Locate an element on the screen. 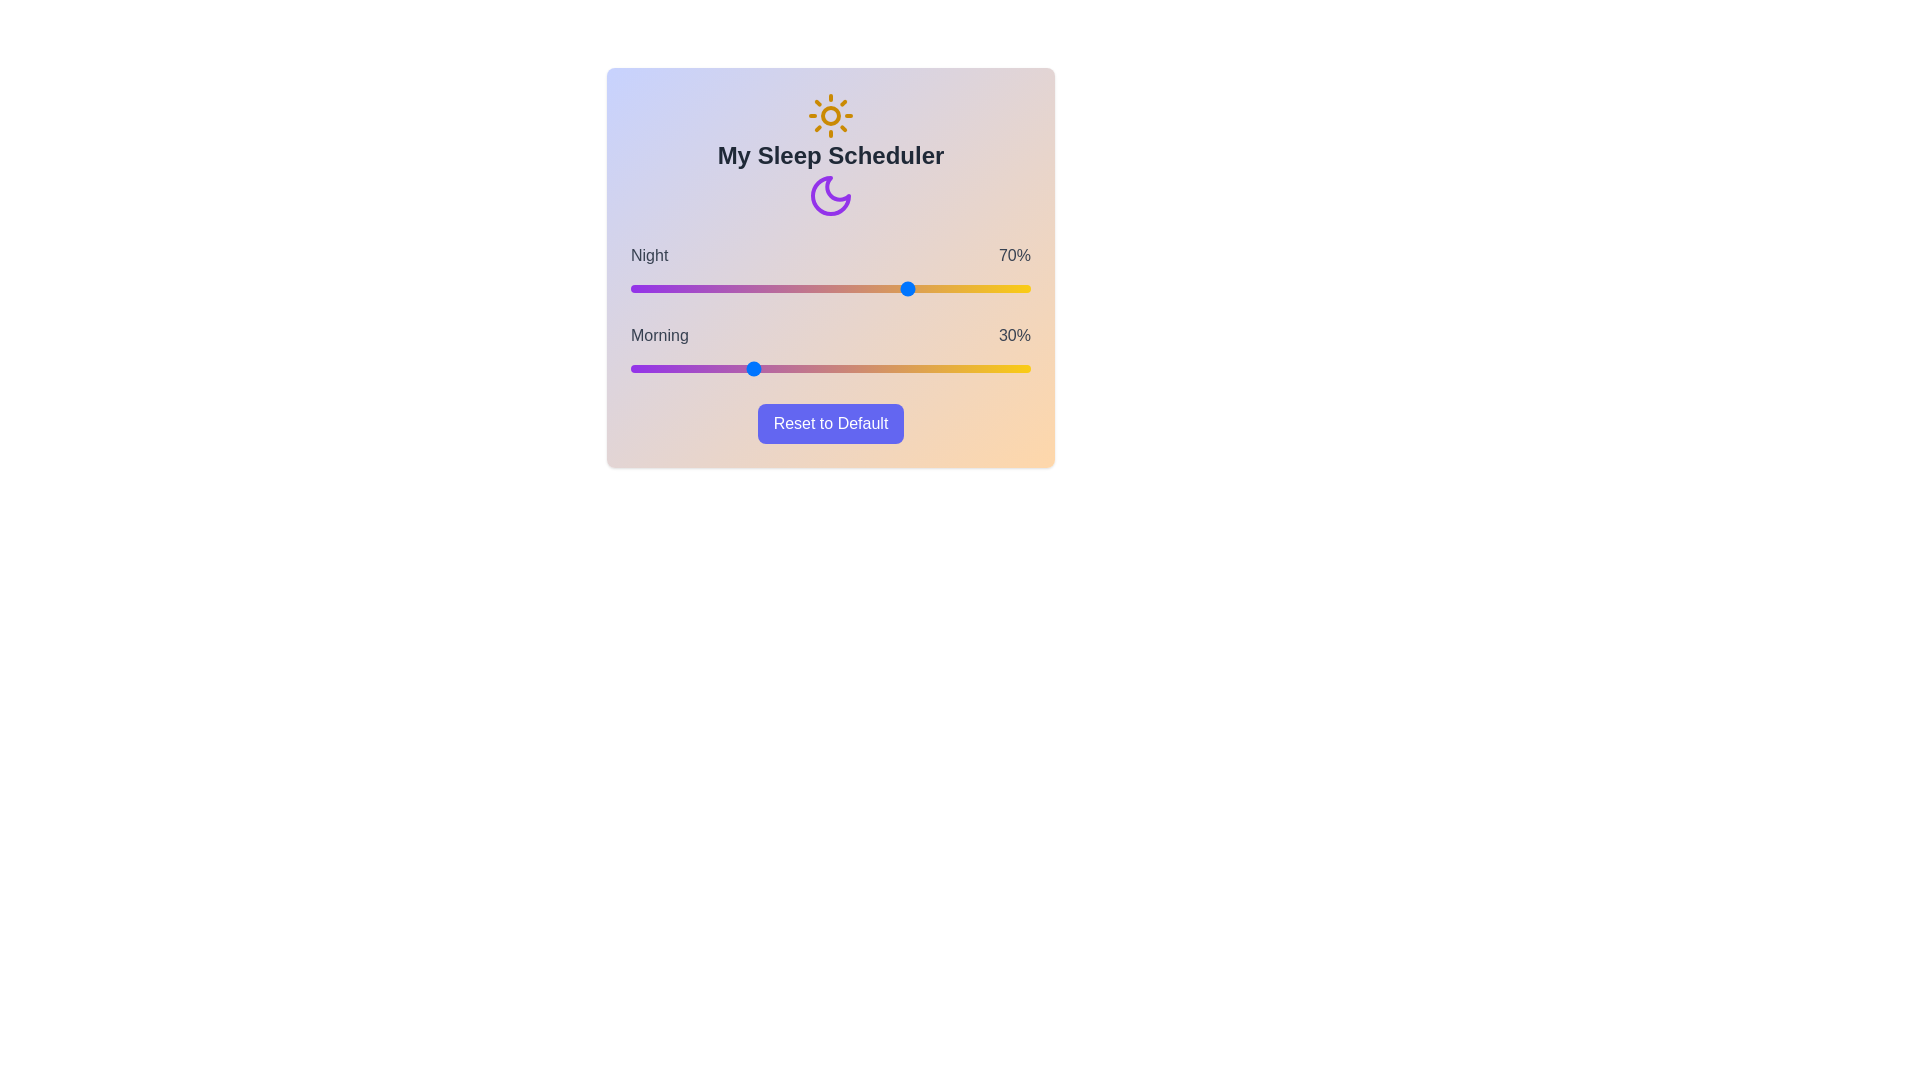 This screenshot has width=1920, height=1080. the sun icon is located at coordinates (830, 115).